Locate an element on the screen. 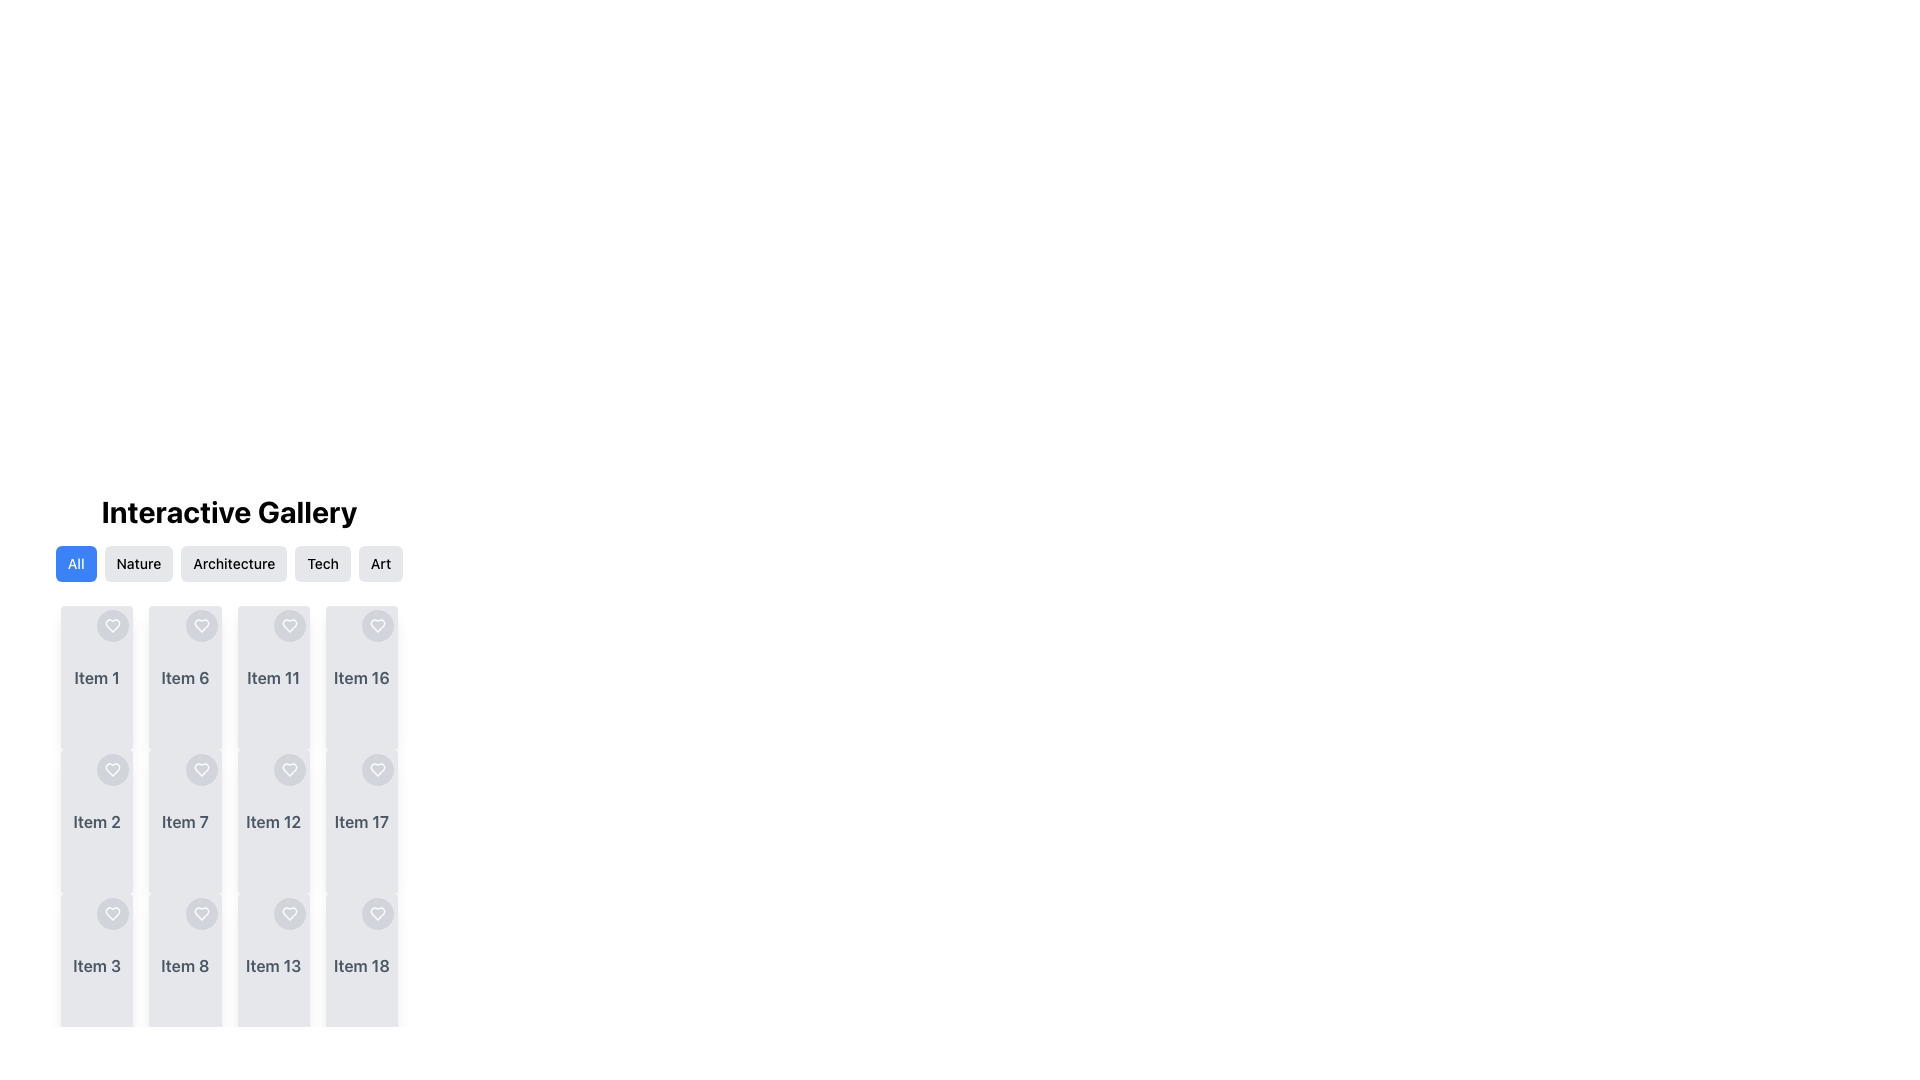  the heart-shaped icon button associated with 'Item 8' is located at coordinates (201, 914).